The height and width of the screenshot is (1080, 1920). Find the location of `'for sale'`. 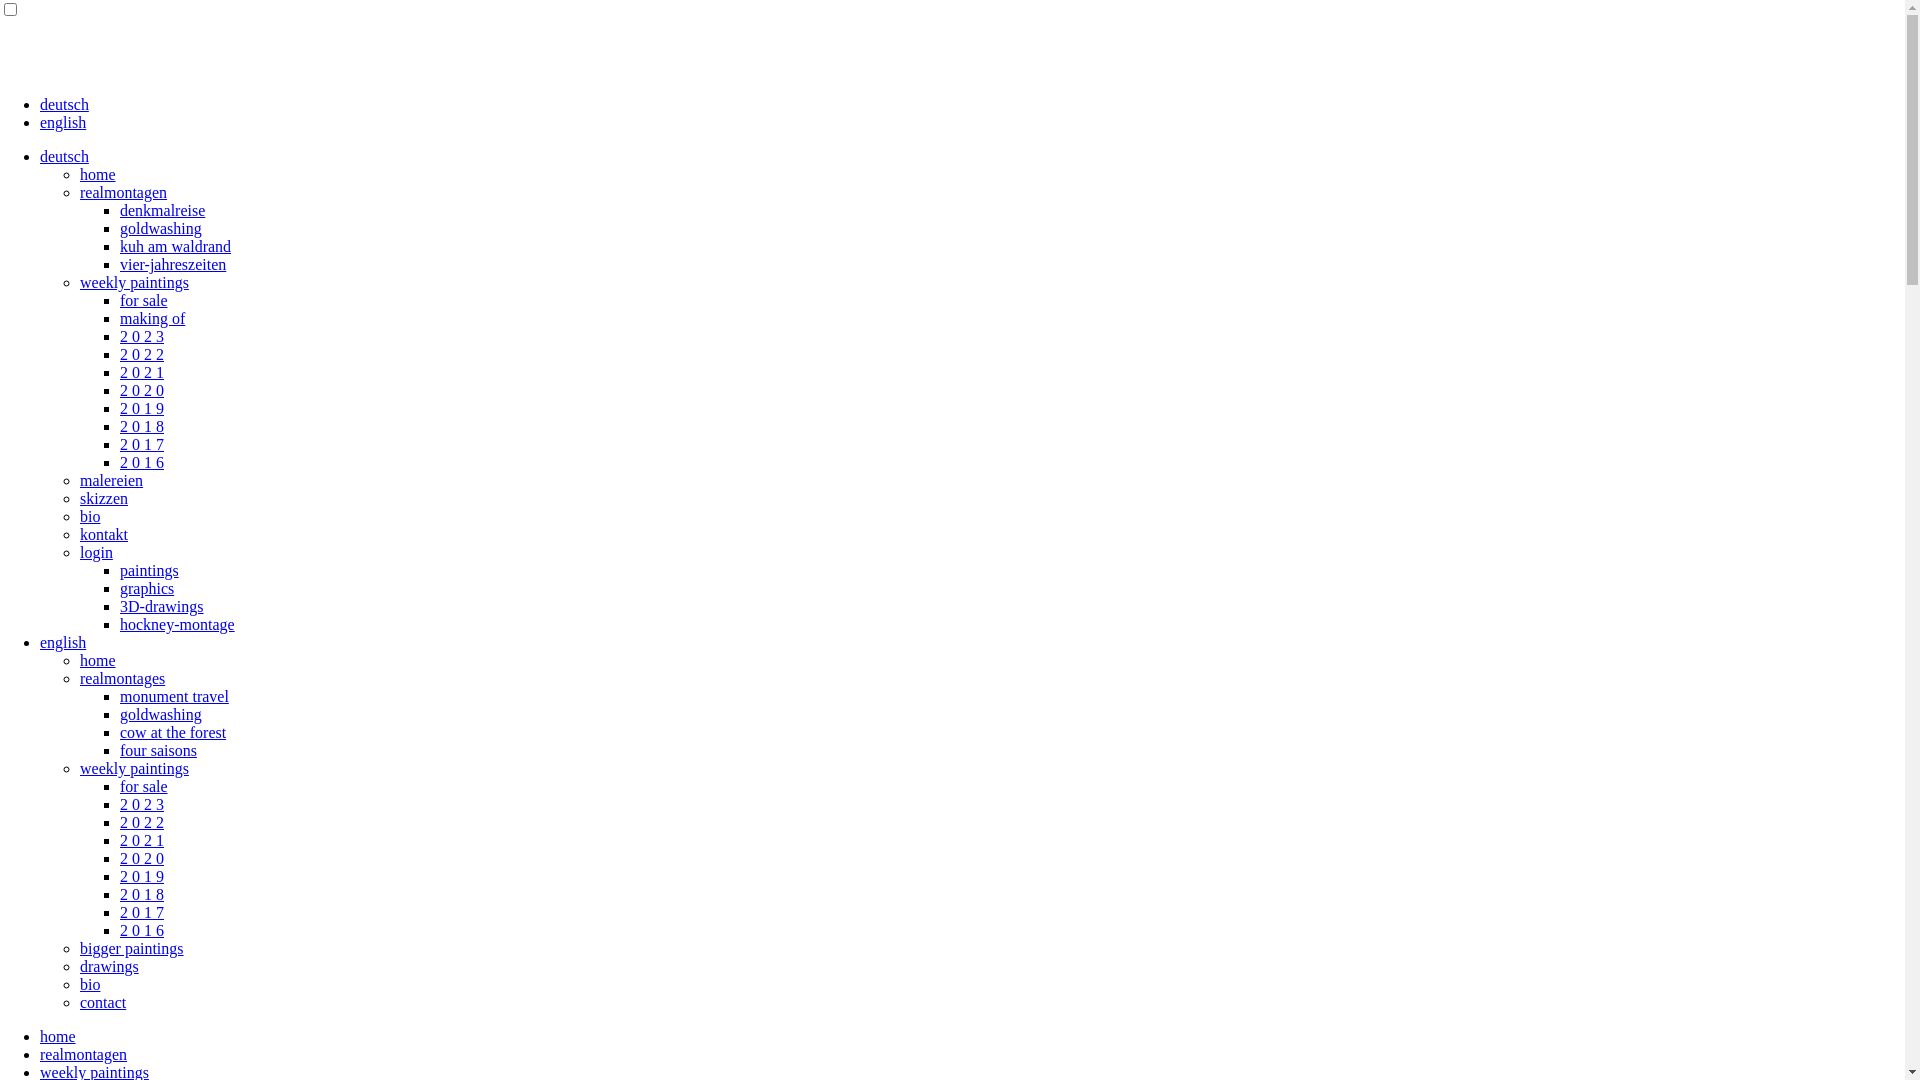

'for sale' is located at coordinates (143, 785).